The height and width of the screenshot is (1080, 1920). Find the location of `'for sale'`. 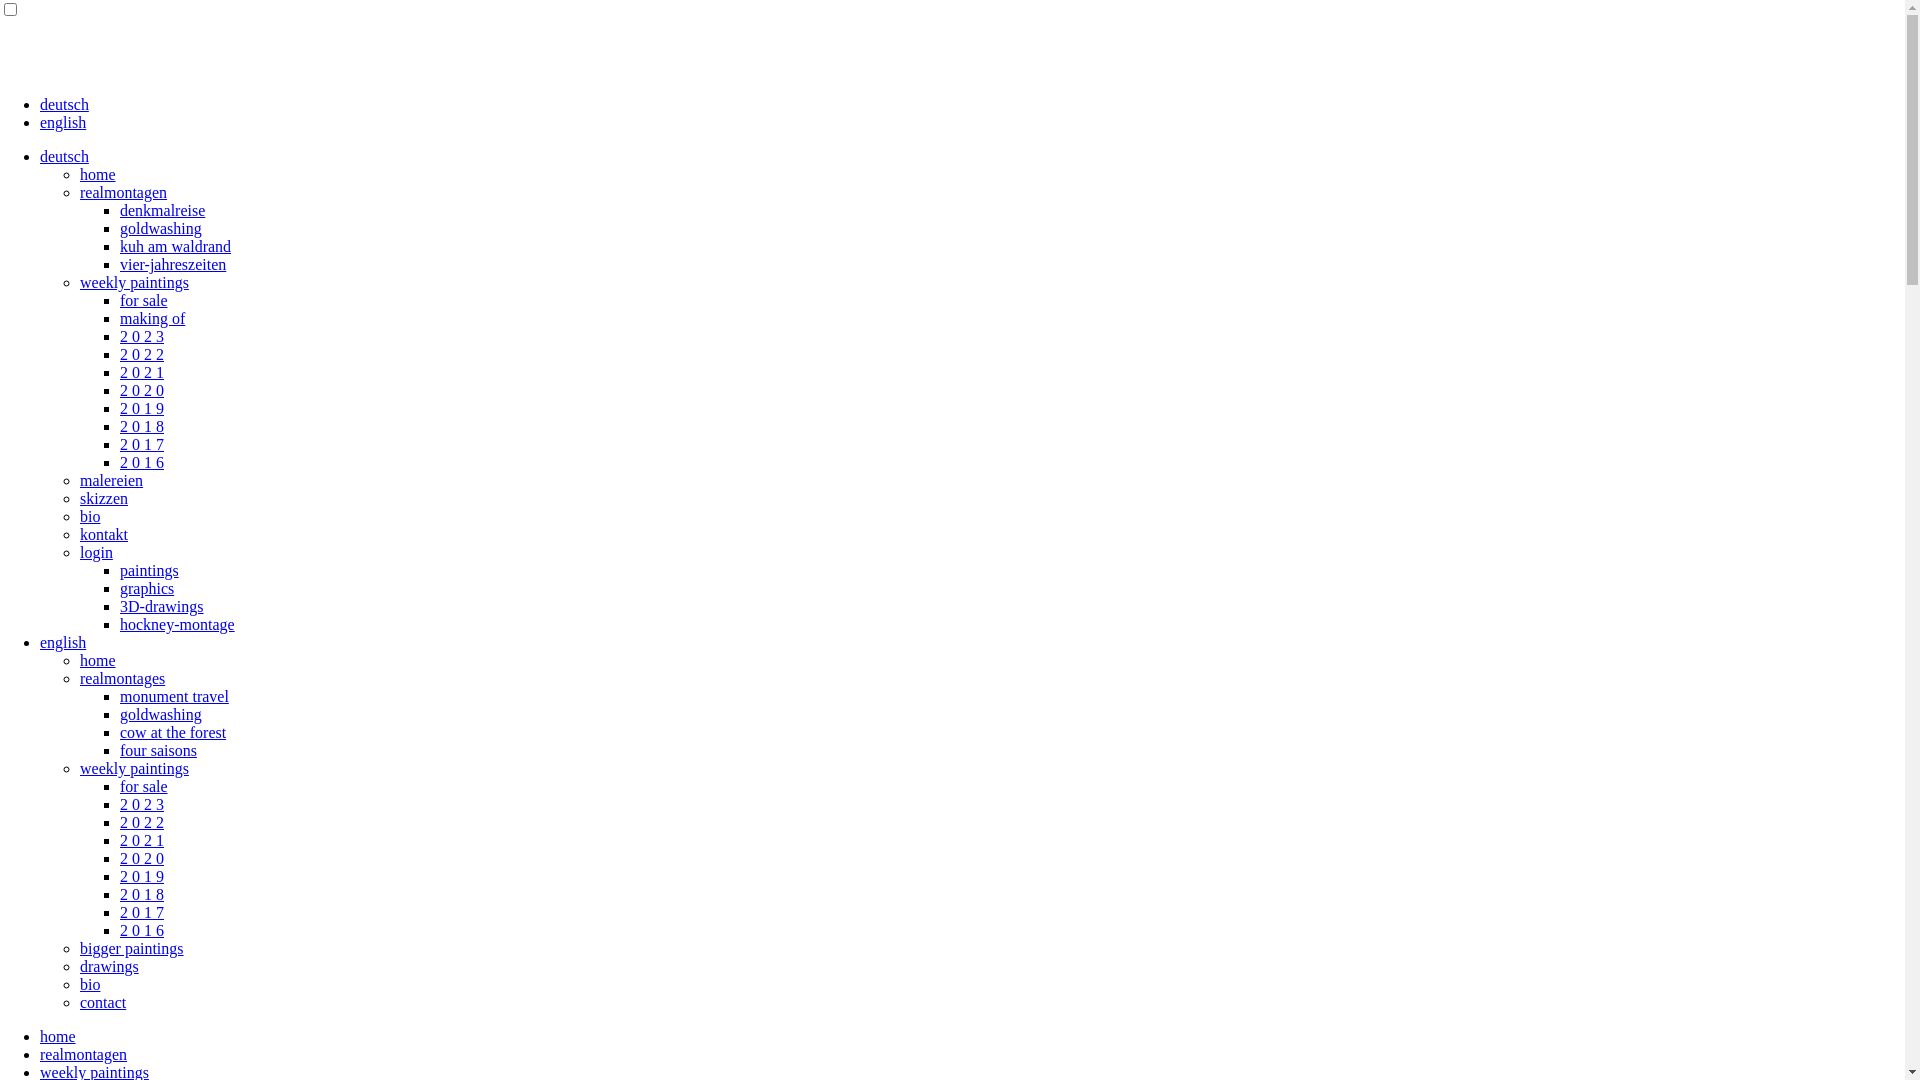

'for sale' is located at coordinates (143, 785).